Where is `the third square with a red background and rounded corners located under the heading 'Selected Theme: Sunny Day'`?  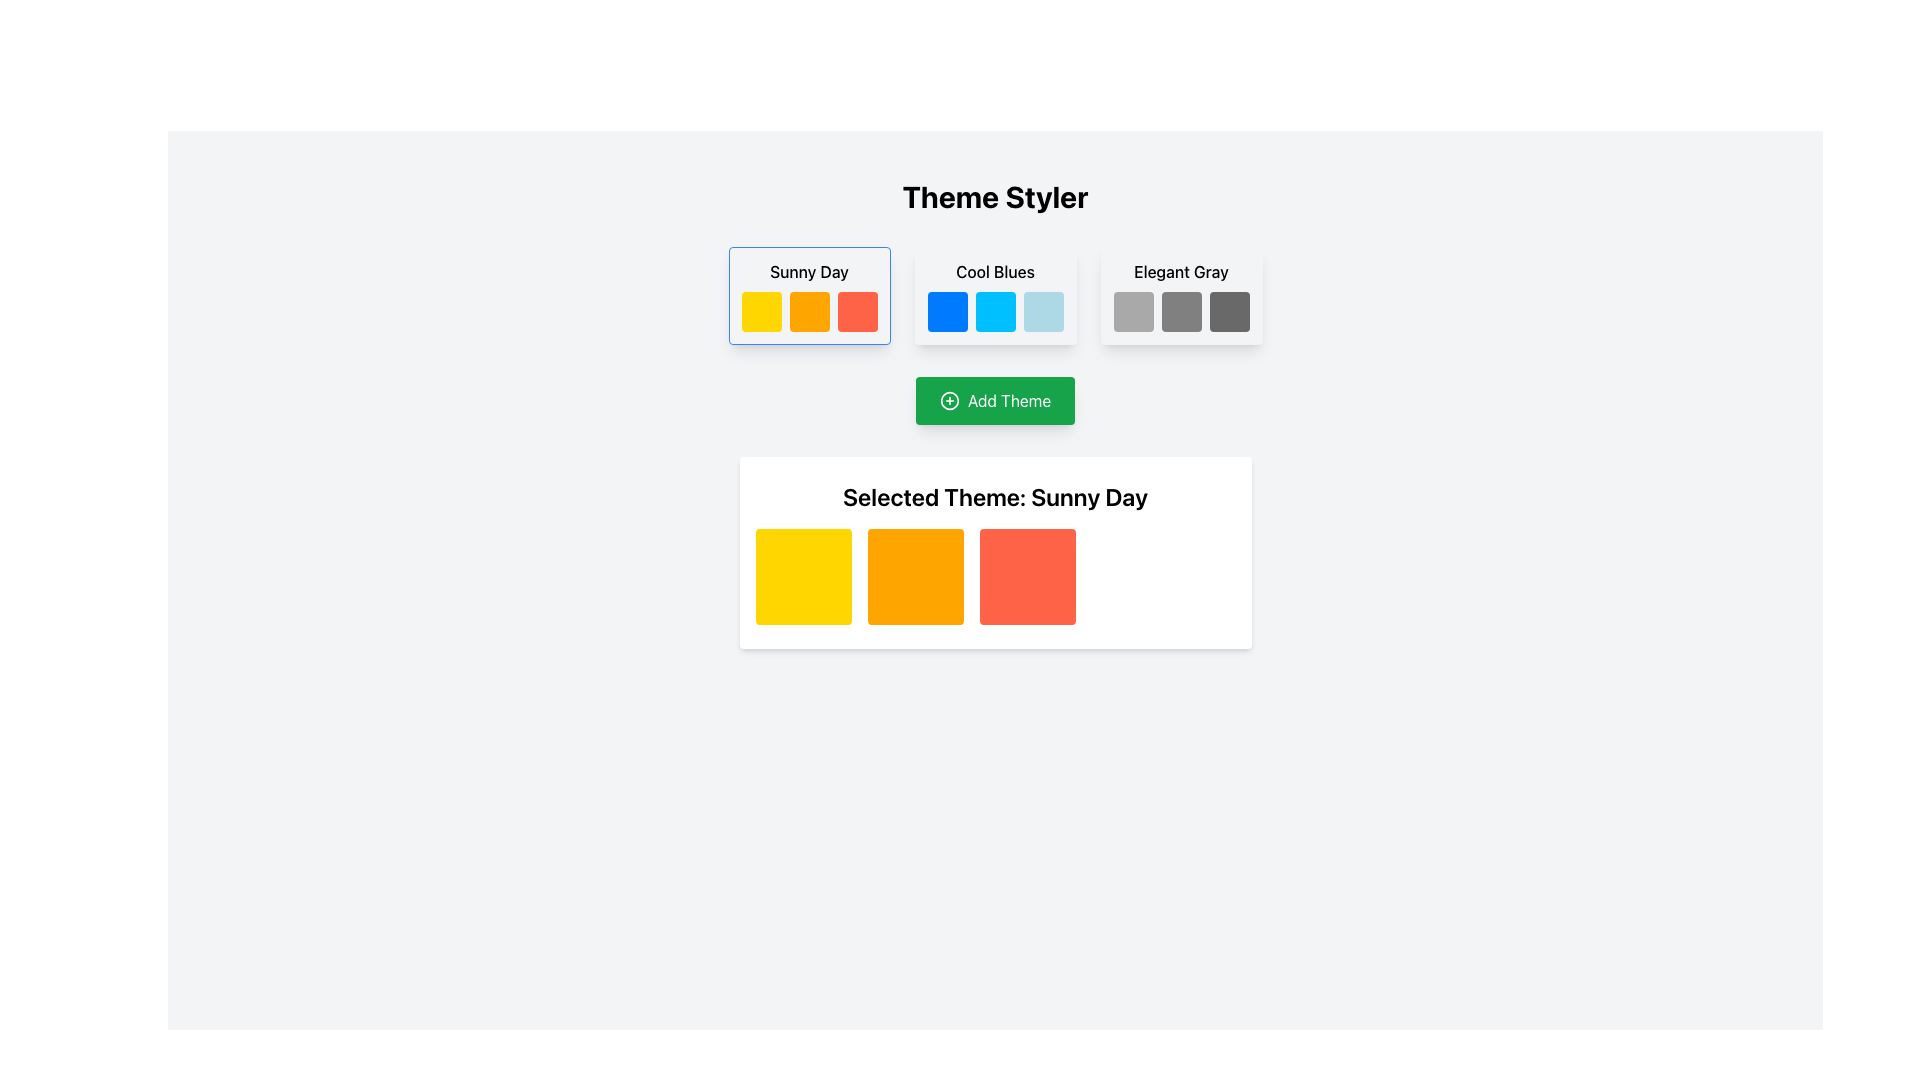
the third square with a red background and rounded corners located under the heading 'Selected Theme: Sunny Day' is located at coordinates (1027, 577).